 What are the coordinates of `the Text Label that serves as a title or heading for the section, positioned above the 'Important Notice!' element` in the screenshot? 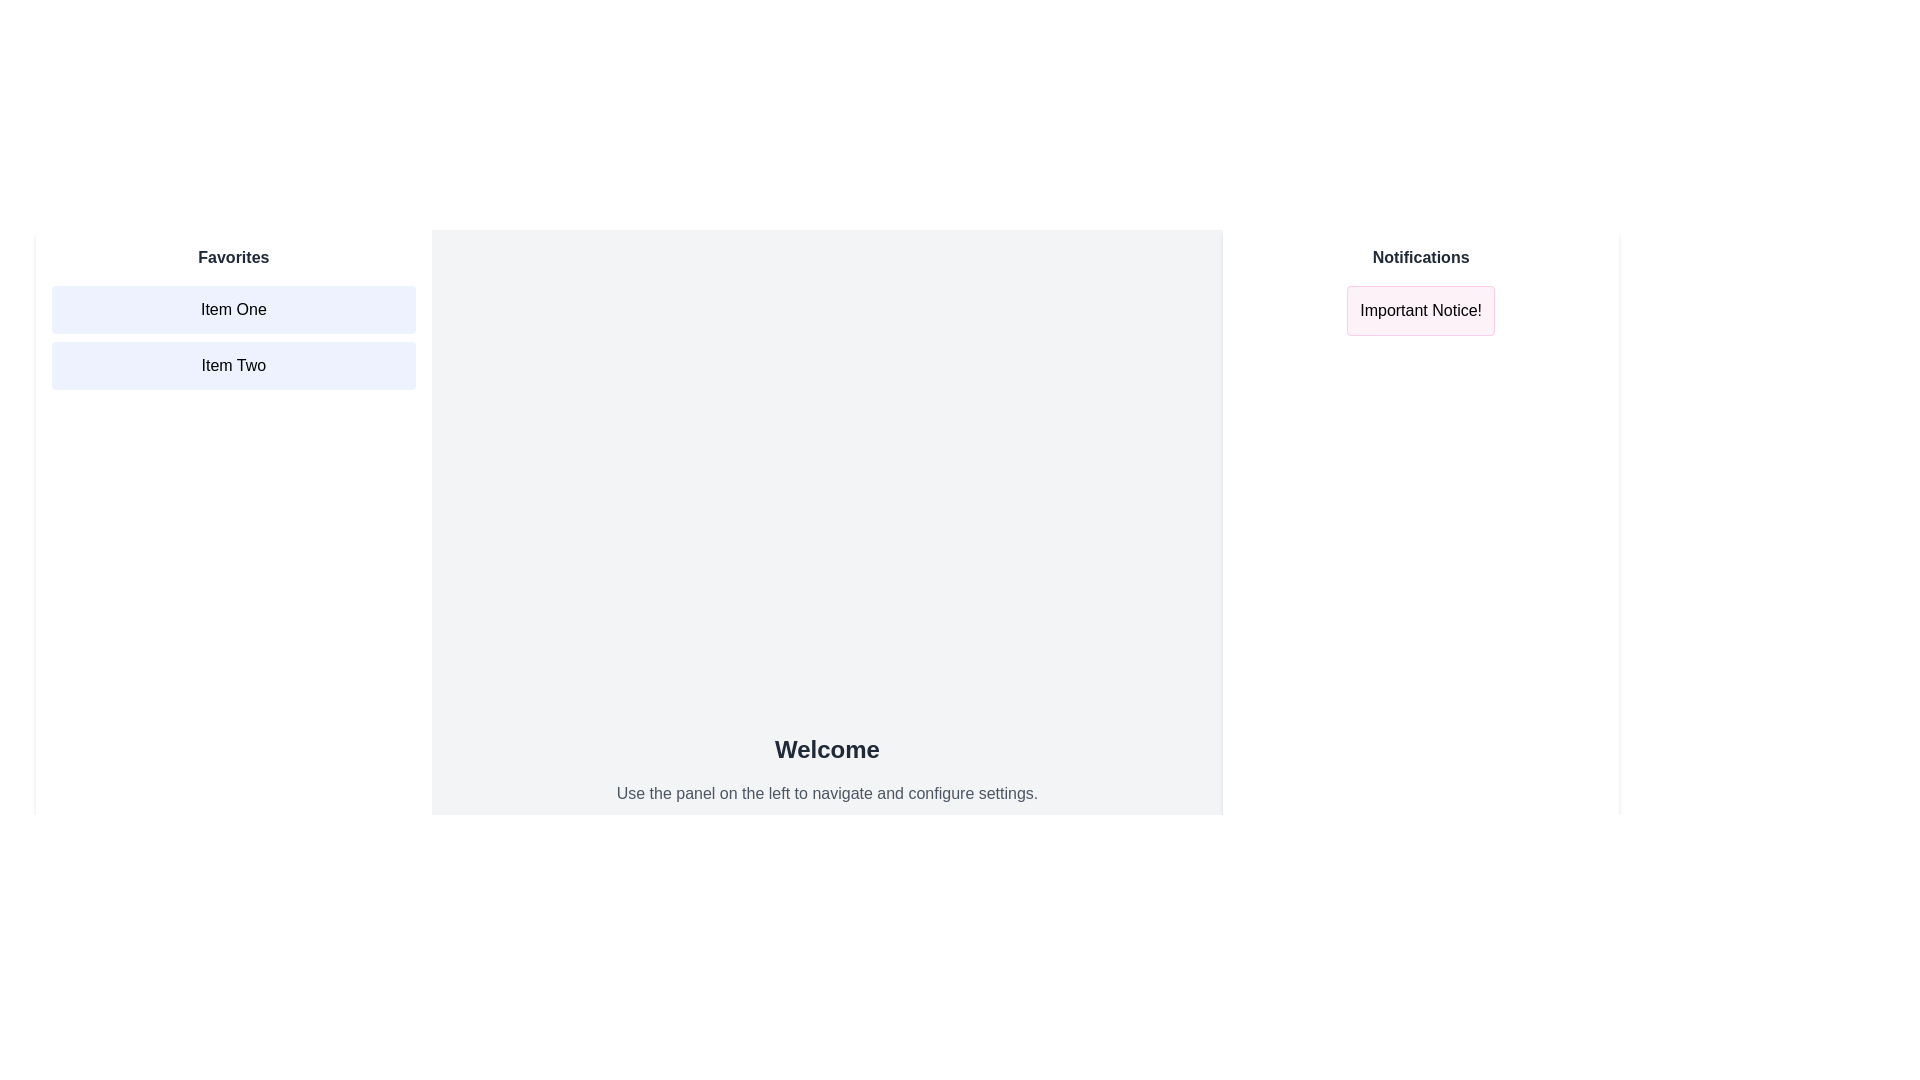 It's located at (1420, 257).